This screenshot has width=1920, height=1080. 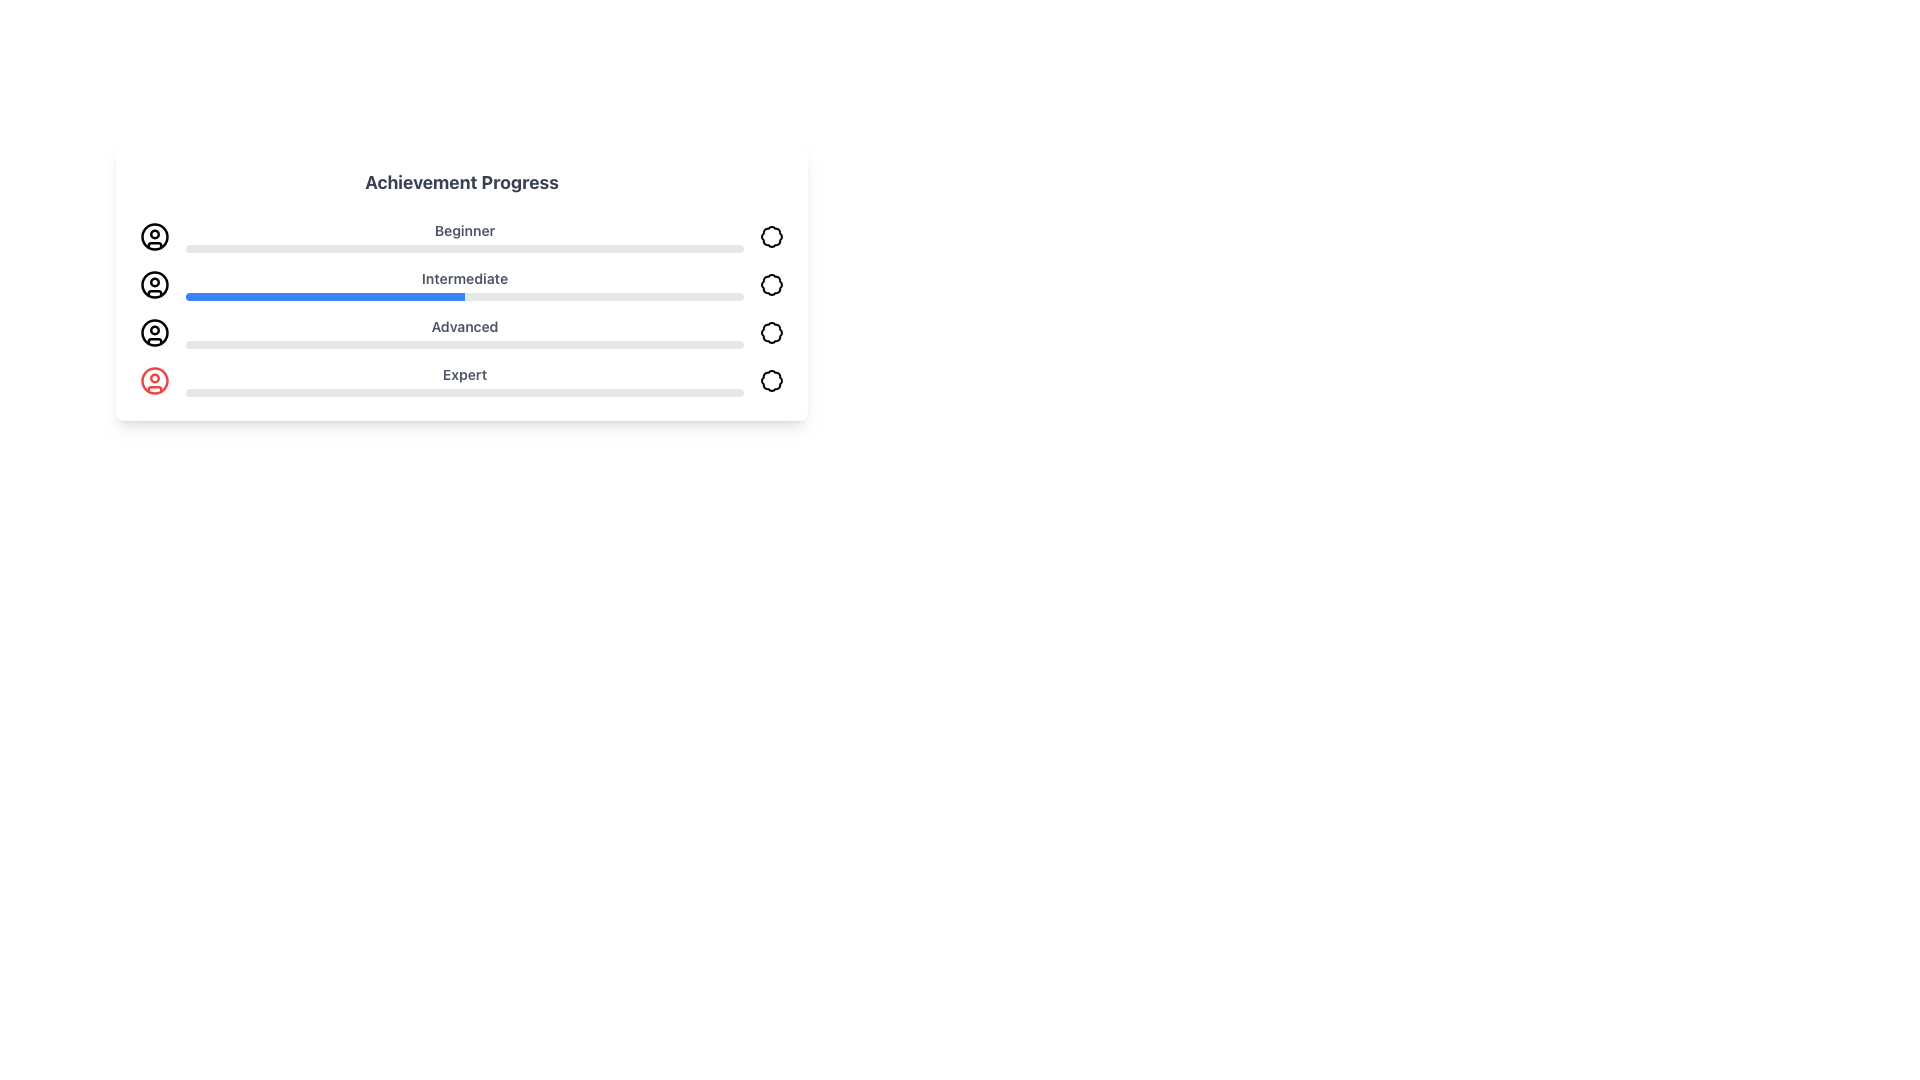 I want to click on the 'Advanced' label, which is located in the third row of a vertical arrangement of progress levels, positioned between 'Intermediate' and 'Expert', so click(x=464, y=326).